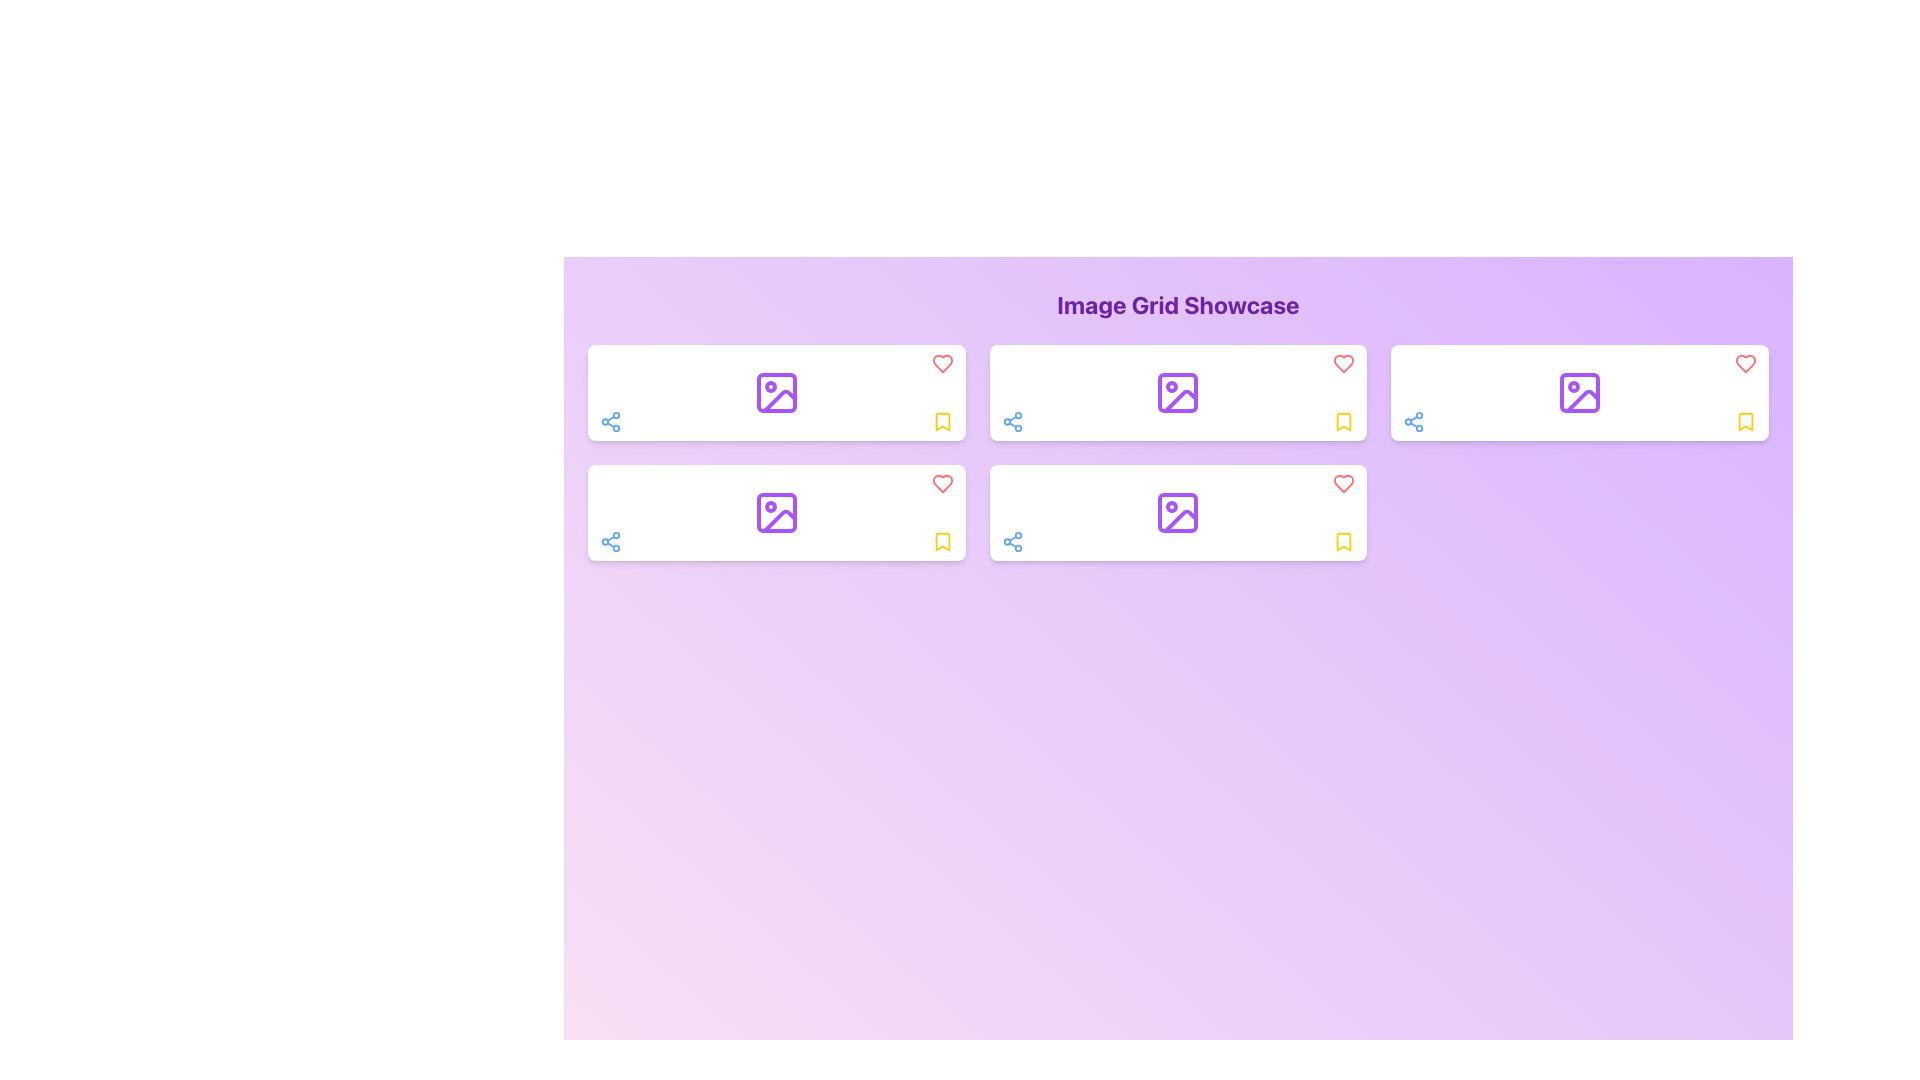 This screenshot has width=1920, height=1080. I want to click on the red heart icon button located at the top-right corner inside the second card of the second row, so click(941, 483).